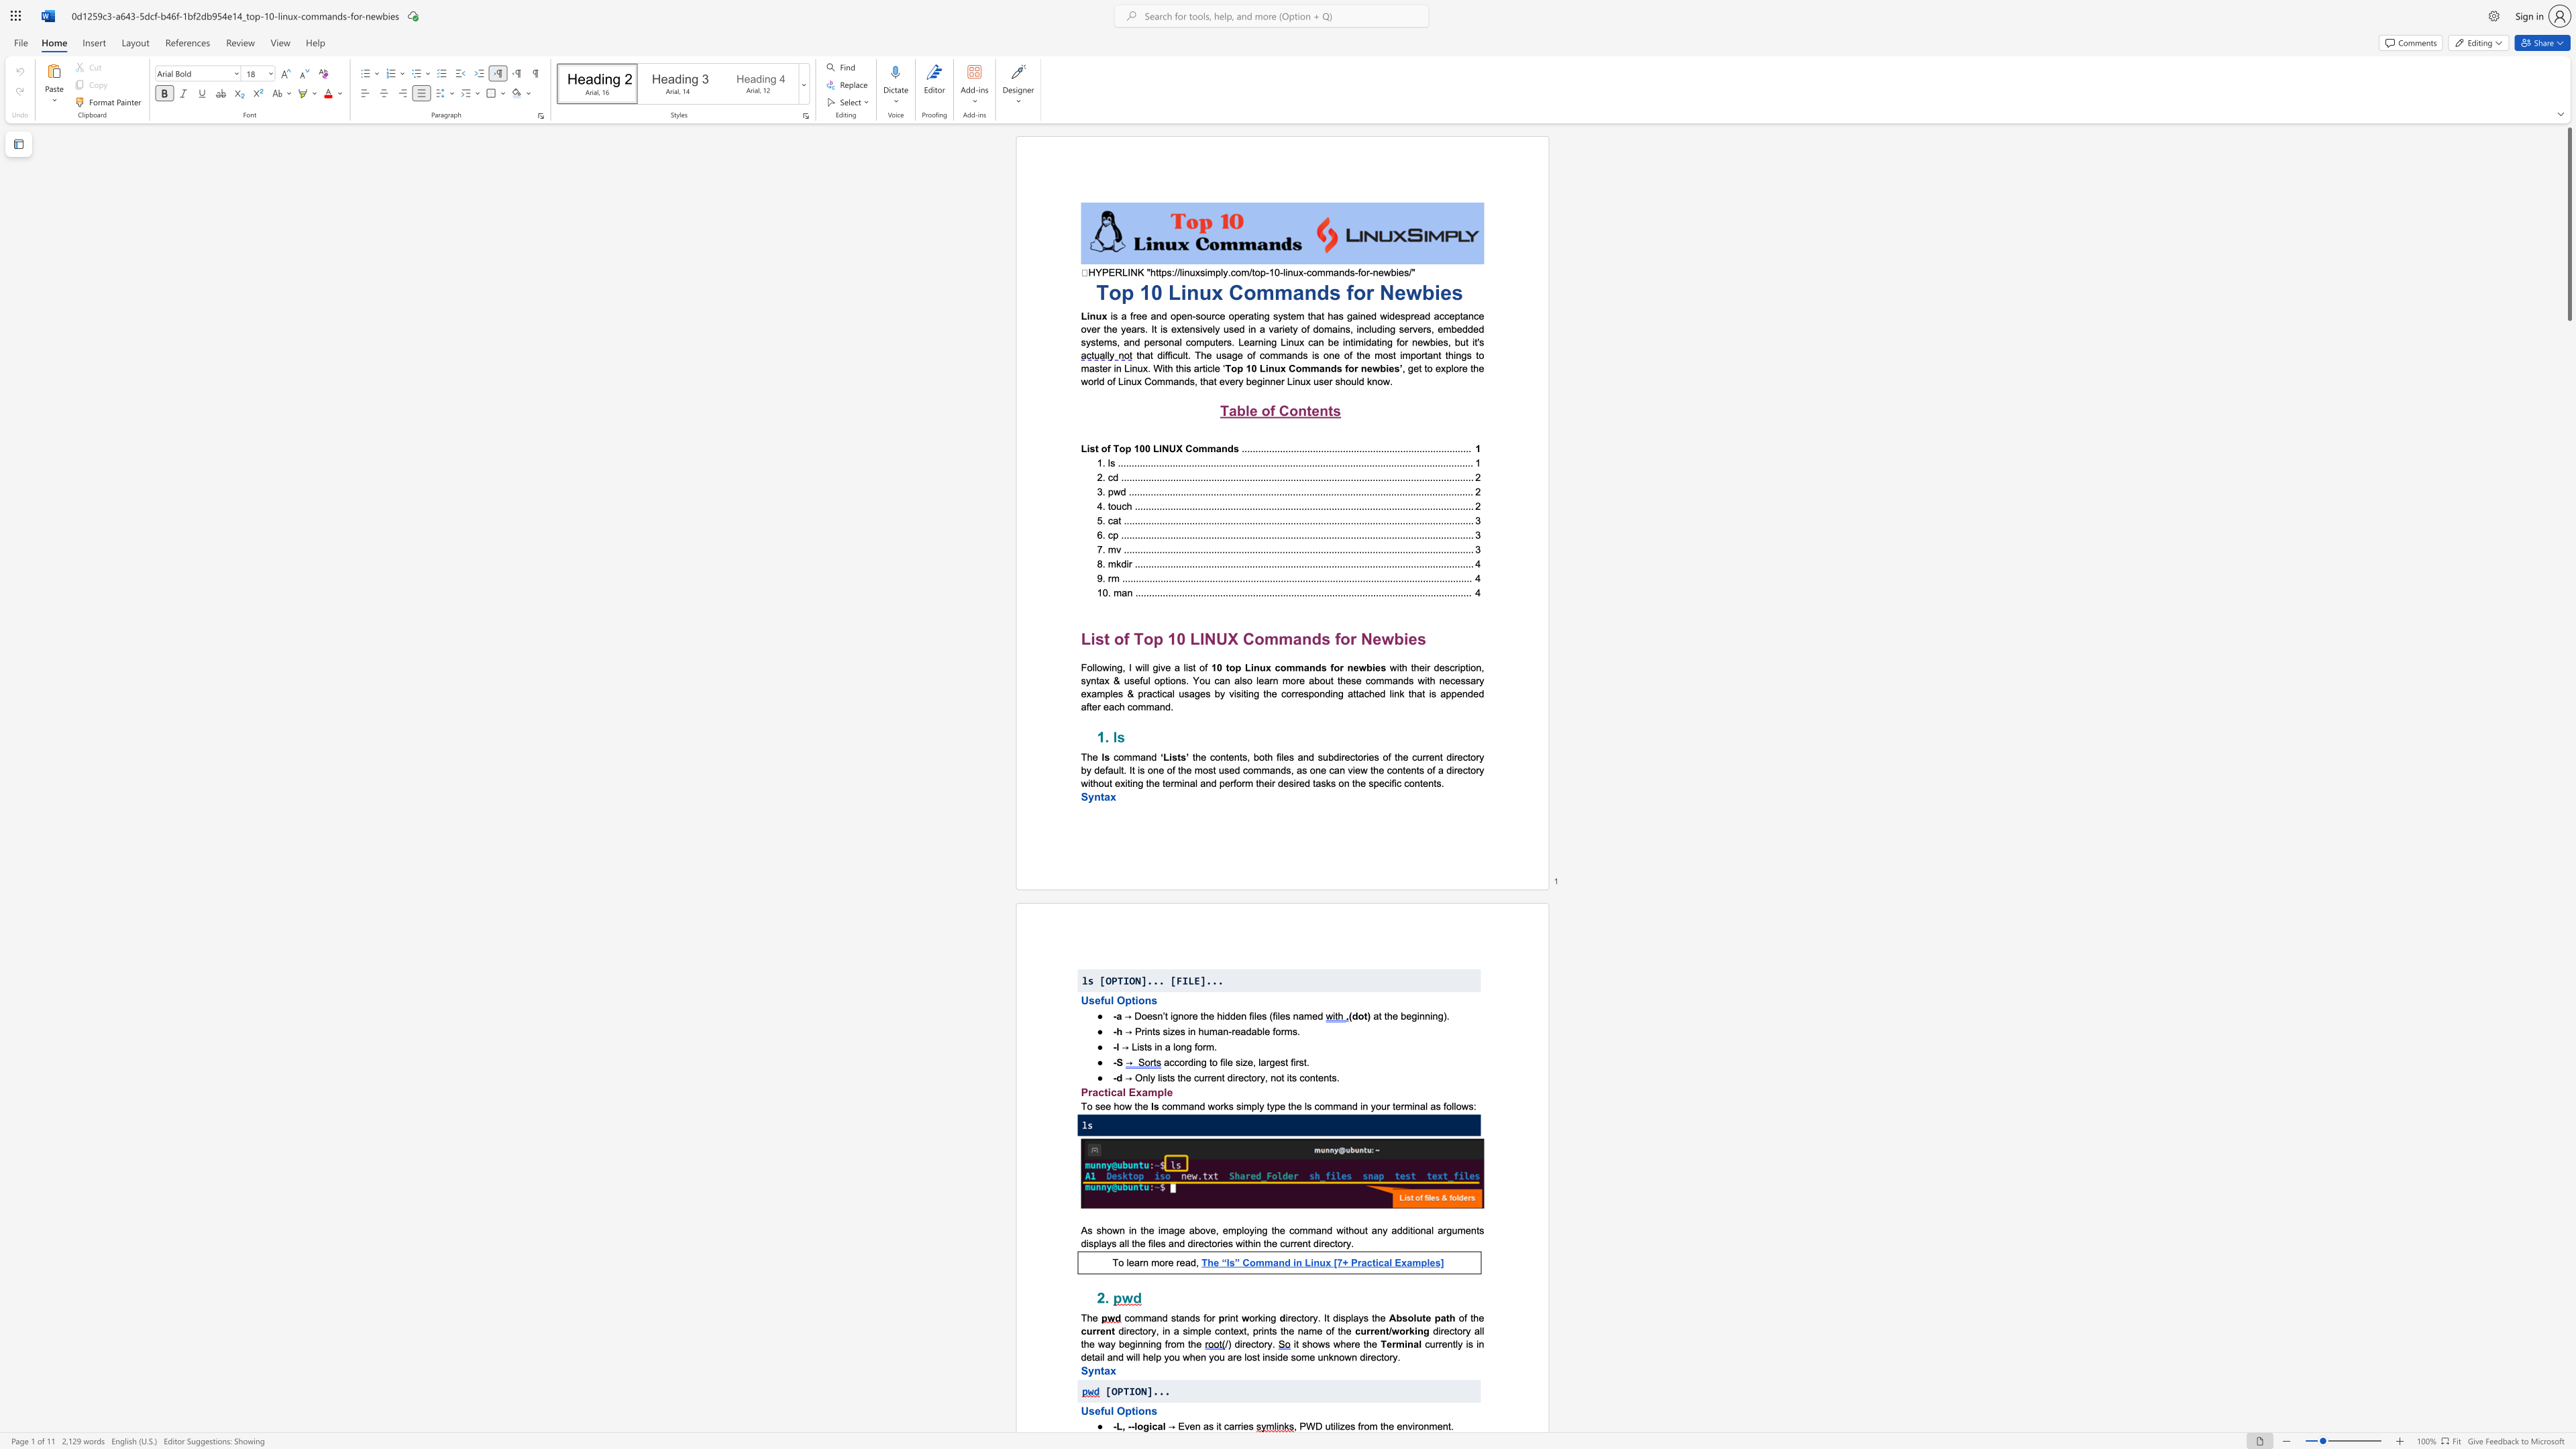  Describe the element at coordinates (1263, 1356) in the screenshot. I see `the 5th character "i" in the text` at that location.